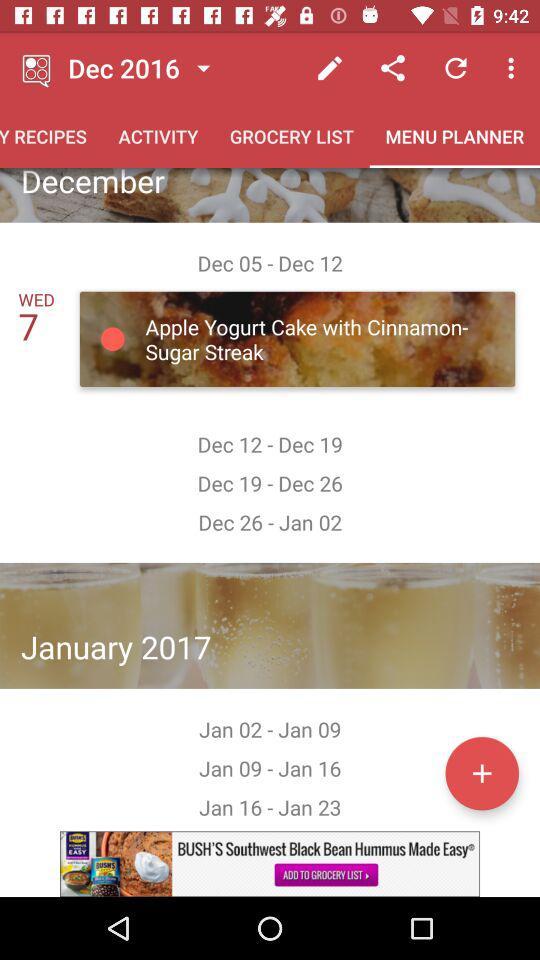 The image size is (540, 960). Describe the element at coordinates (481, 772) in the screenshot. I see `recipe` at that location.